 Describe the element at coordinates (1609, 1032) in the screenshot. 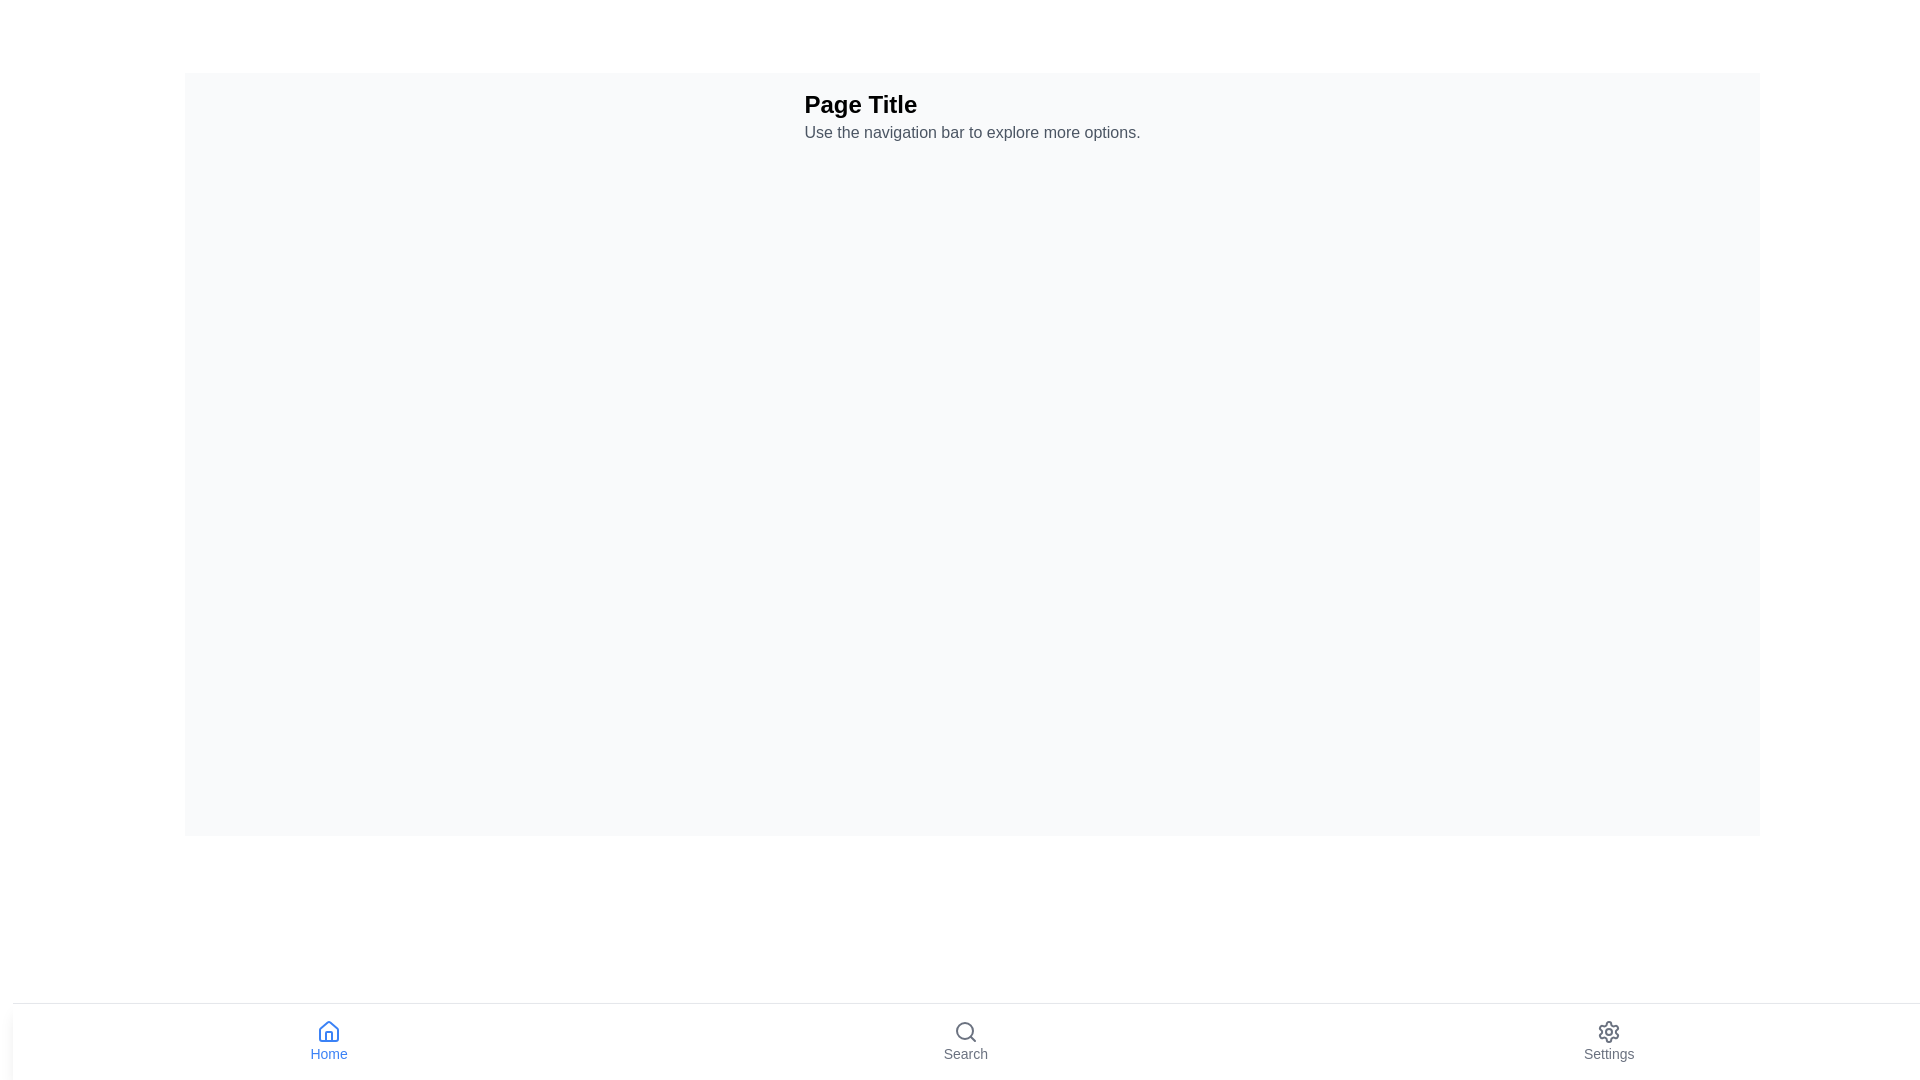

I see `the gear-shaped icon in the bottom navigation bar, which is associated with settings, located centrally within the 'Settings' button area` at that location.